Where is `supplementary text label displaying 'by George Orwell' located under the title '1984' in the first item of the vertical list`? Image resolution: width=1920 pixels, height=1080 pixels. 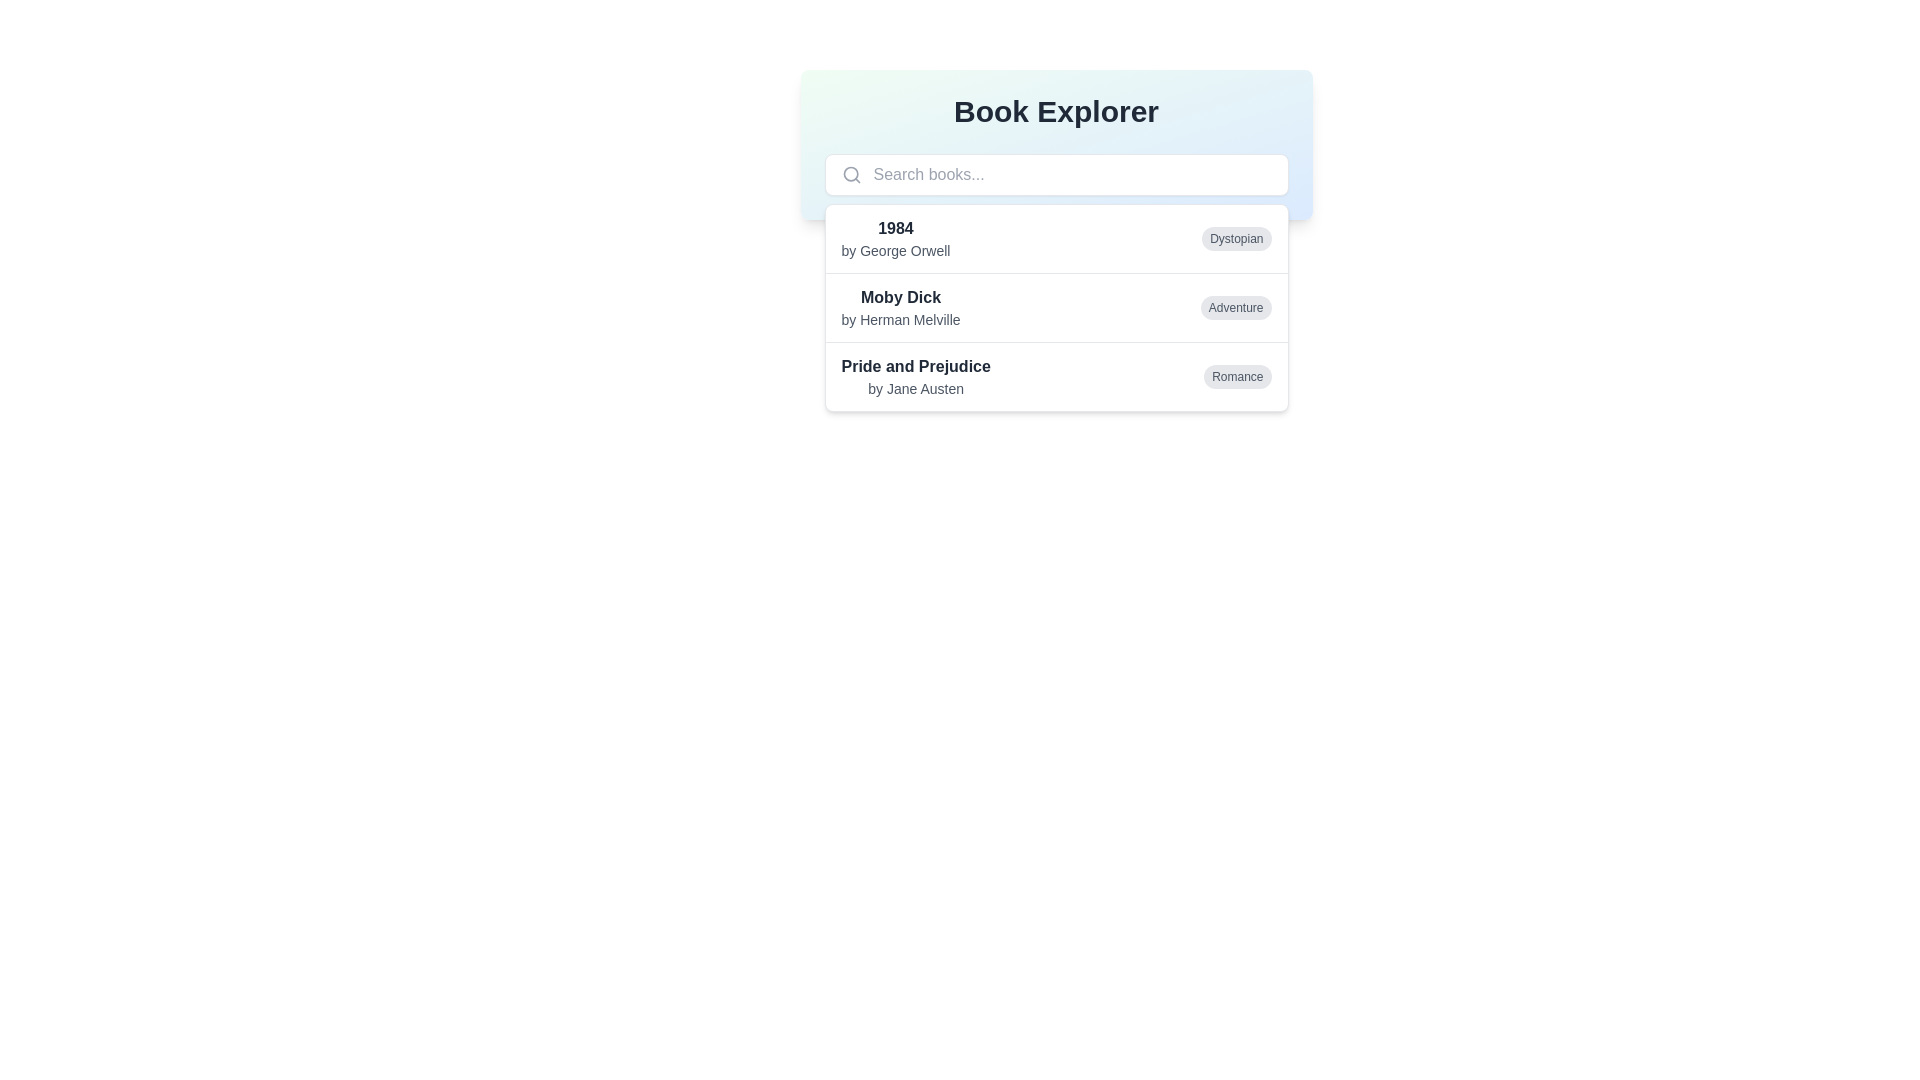 supplementary text label displaying 'by George Orwell' located under the title '1984' in the first item of the vertical list is located at coordinates (895, 249).